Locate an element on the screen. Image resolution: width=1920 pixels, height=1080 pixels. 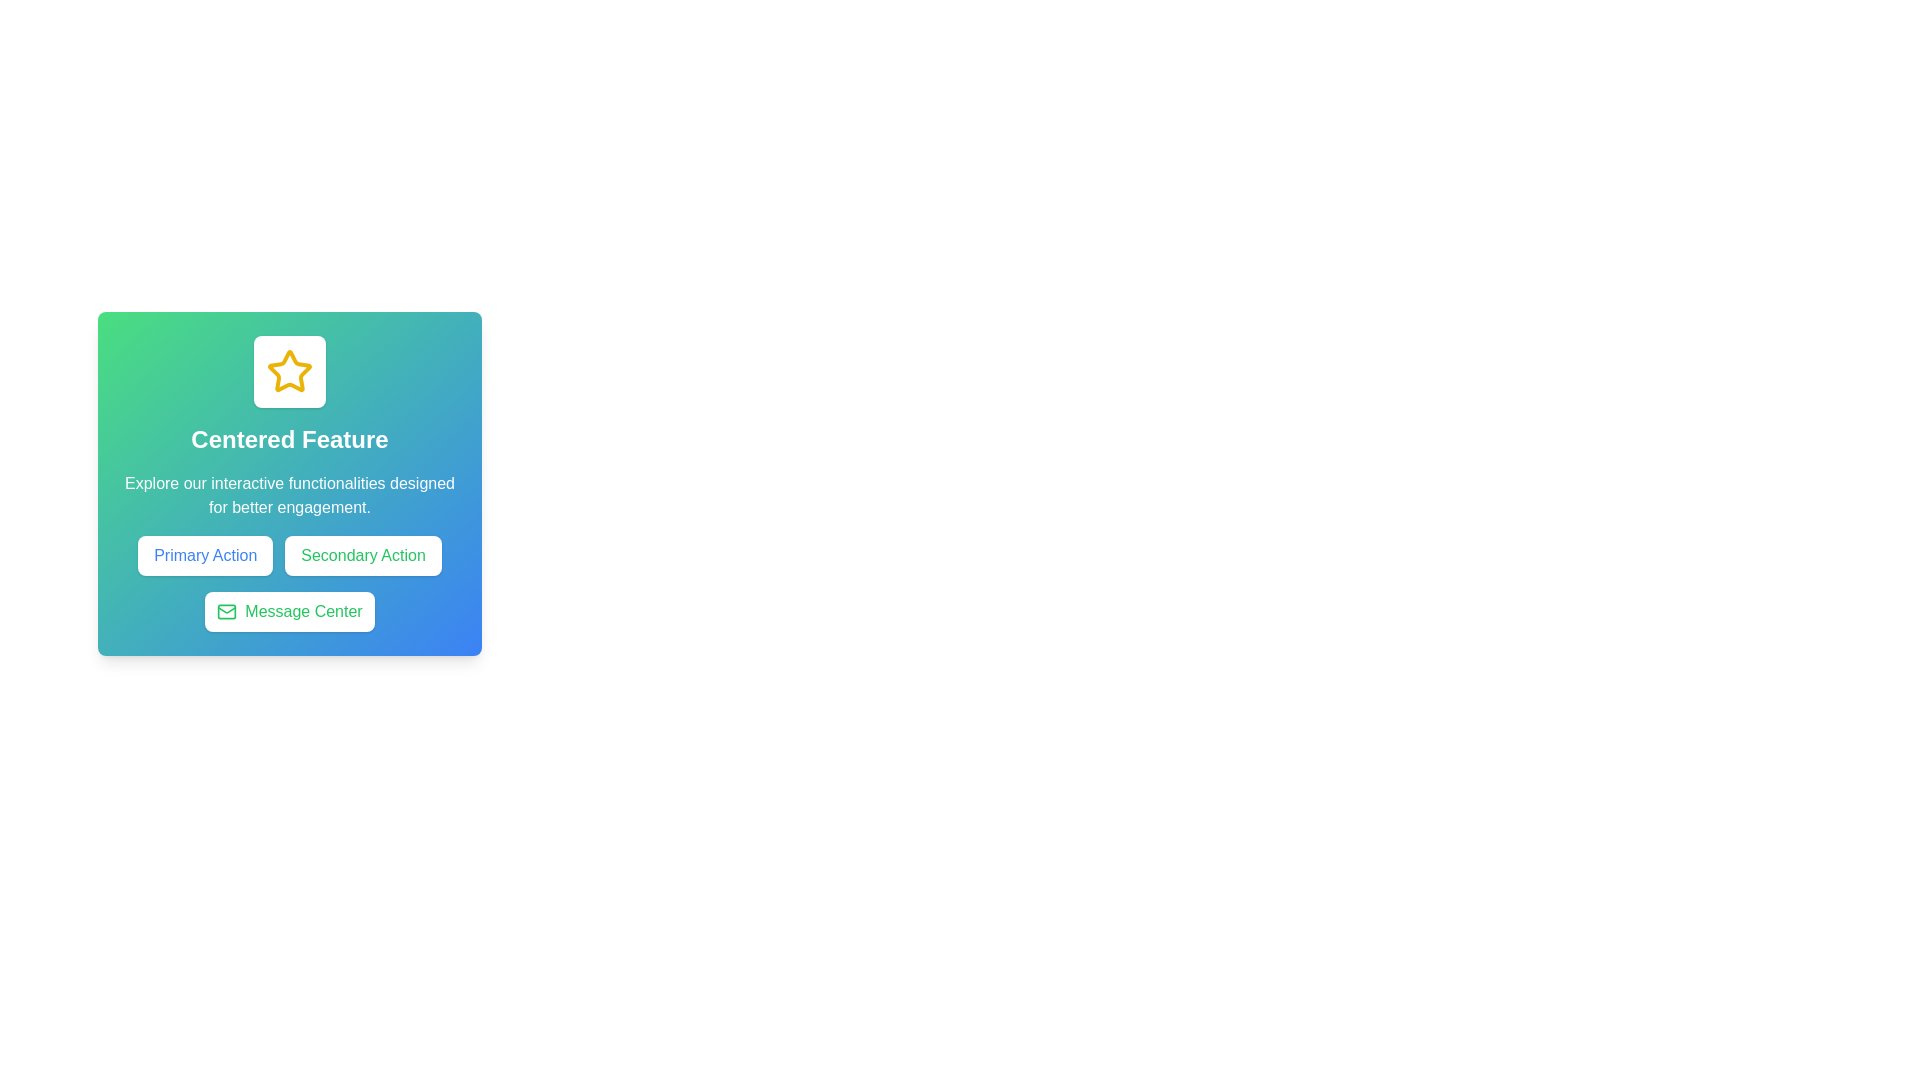
the star icon located at the top center of the card-like component above the text 'Centered Feature' is located at coordinates (288, 371).